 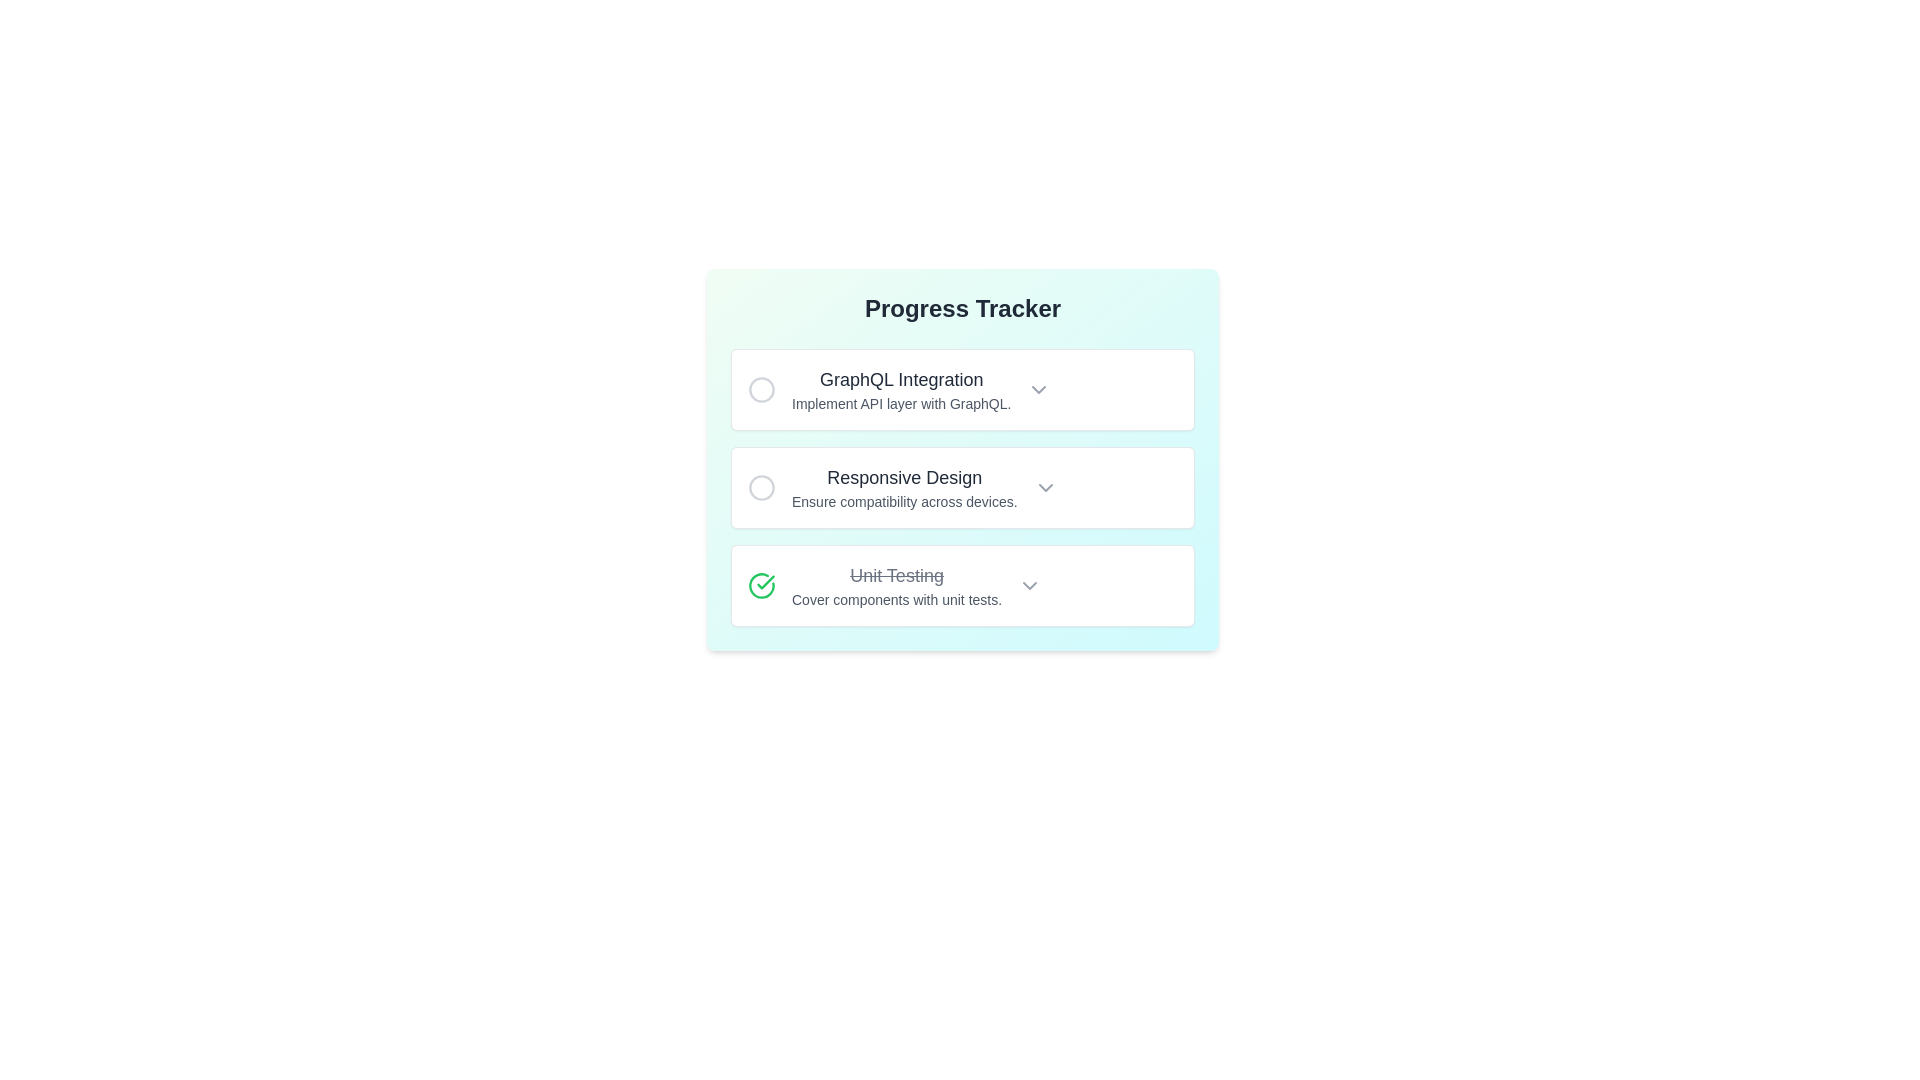 What do you see at coordinates (761, 585) in the screenshot?
I see `the completion icon located in the leftmost part of the third row of the Progress Tracker, next to the strikethrough text 'Unit Testing'` at bounding box center [761, 585].